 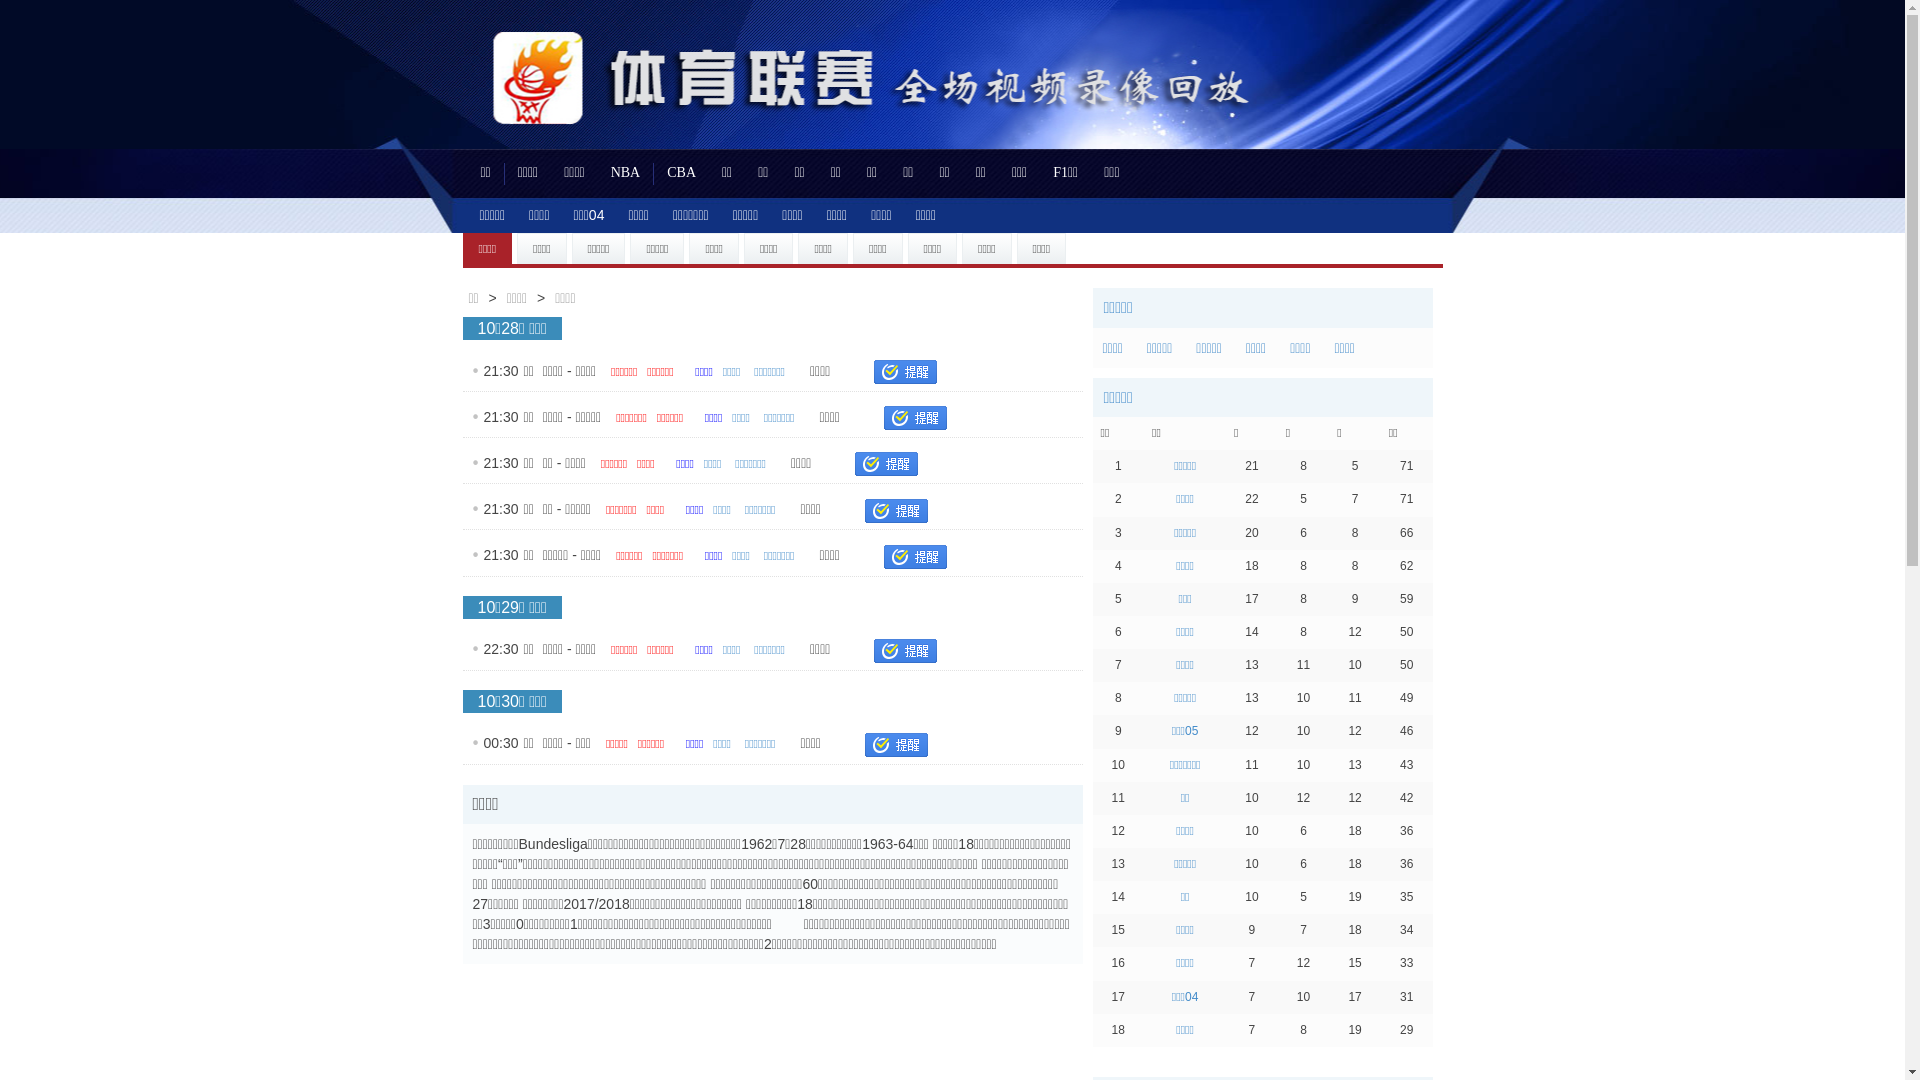 I want to click on 'CBA', so click(x=681, y=172).